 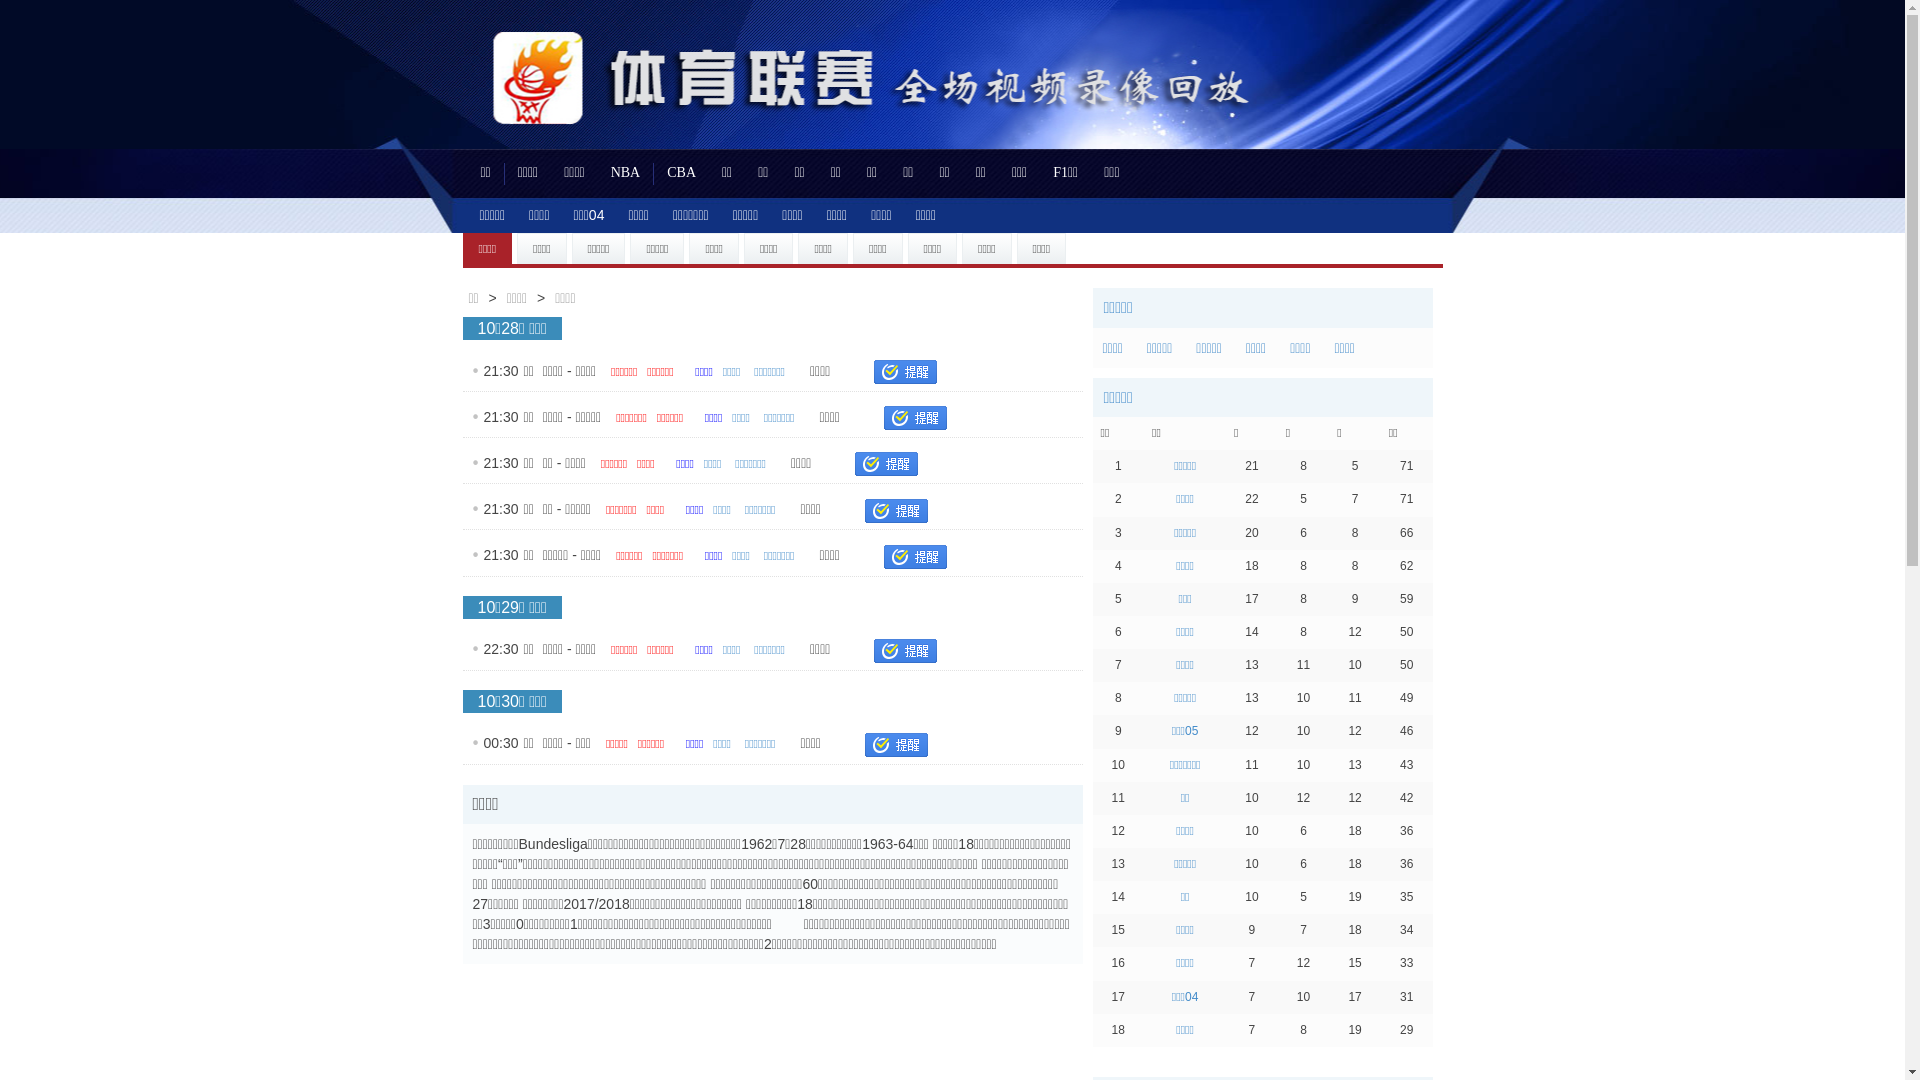 I want to click on 'CBA', so click(x=681, y=172).